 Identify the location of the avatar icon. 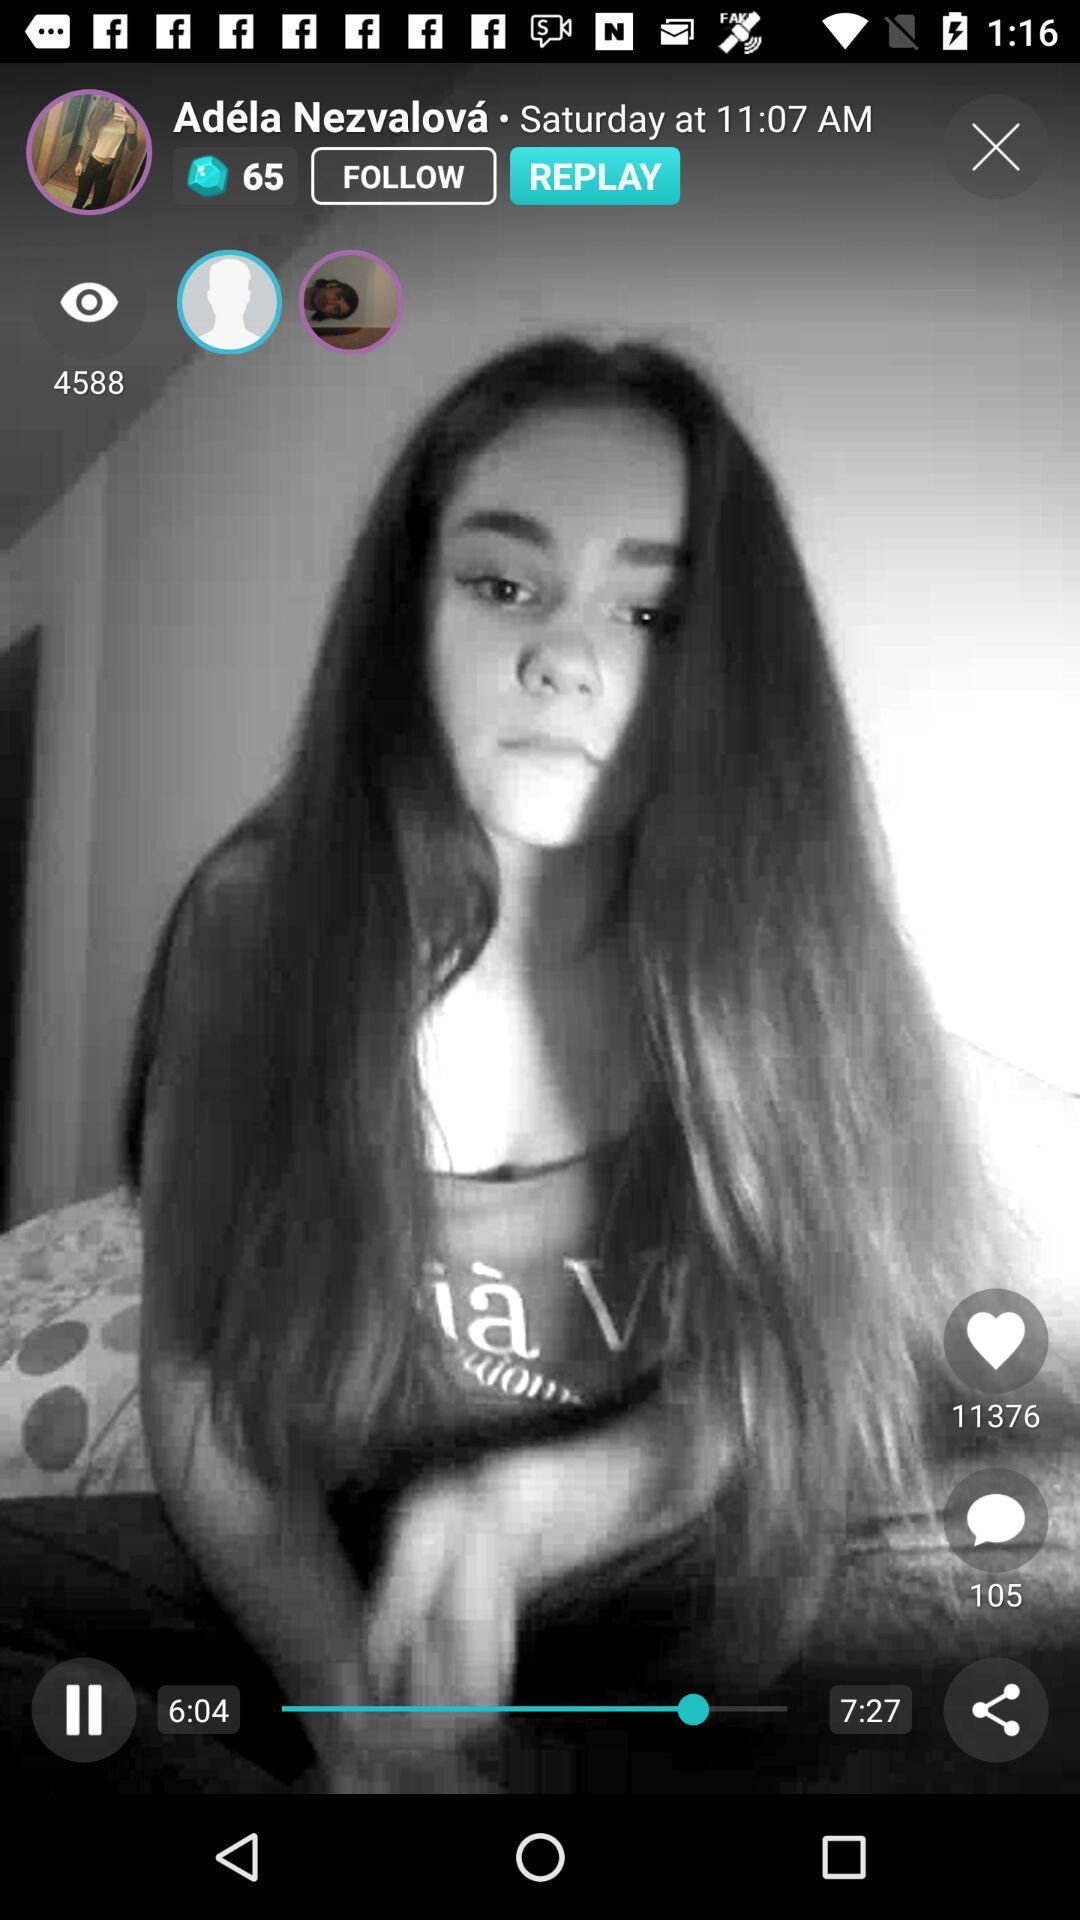
(88, 151).